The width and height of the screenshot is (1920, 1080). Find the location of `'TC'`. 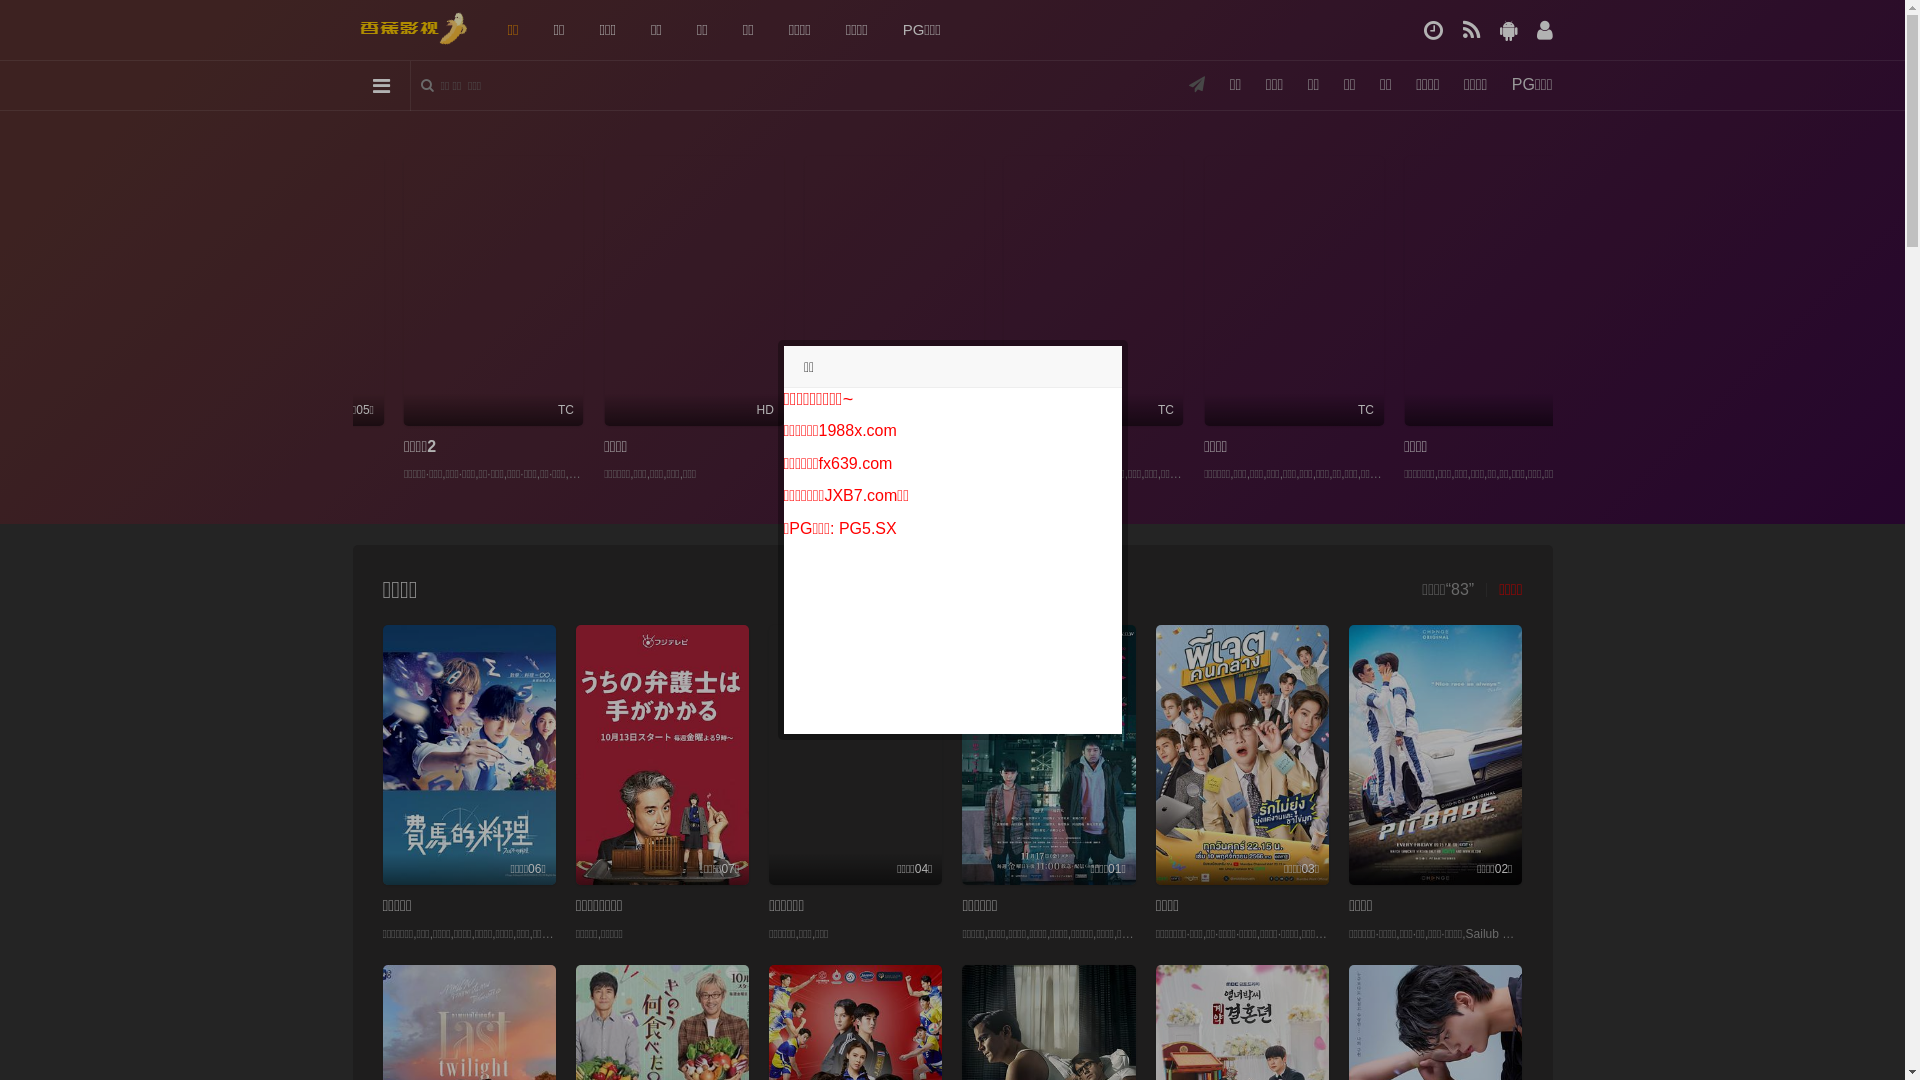

'TC' is located at coordinates (1251, 290).